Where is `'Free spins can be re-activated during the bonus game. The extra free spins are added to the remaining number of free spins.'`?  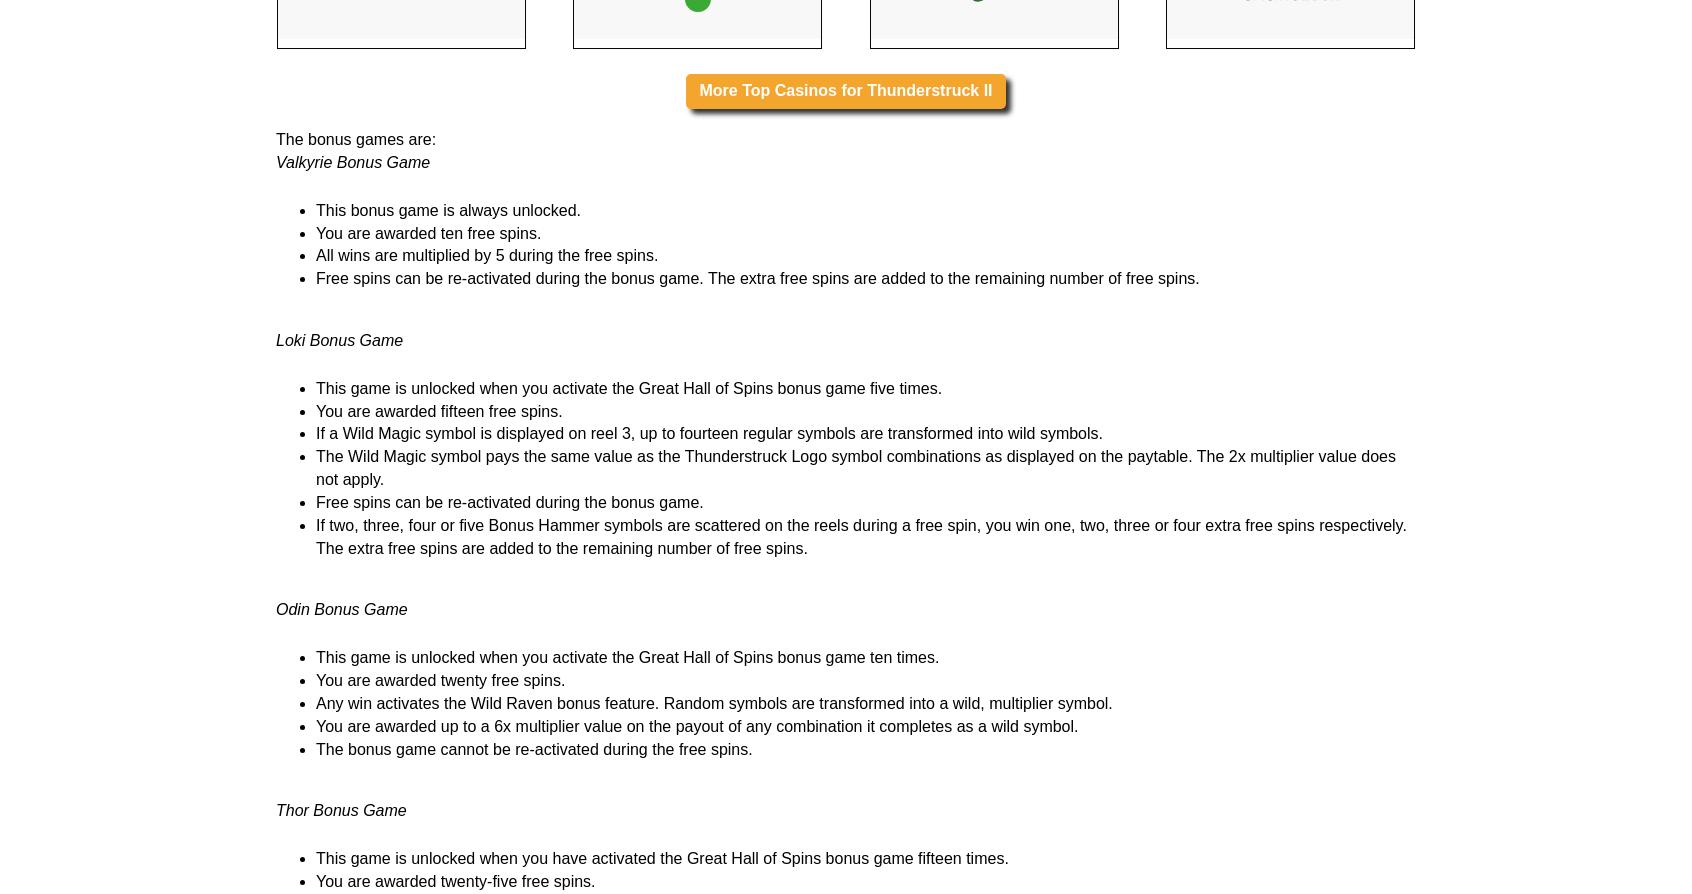 'Free spins can be re-activated during the bonus game. The extra free spins are added to the remaining number of free spins.' is located at coordinates (756, 529).